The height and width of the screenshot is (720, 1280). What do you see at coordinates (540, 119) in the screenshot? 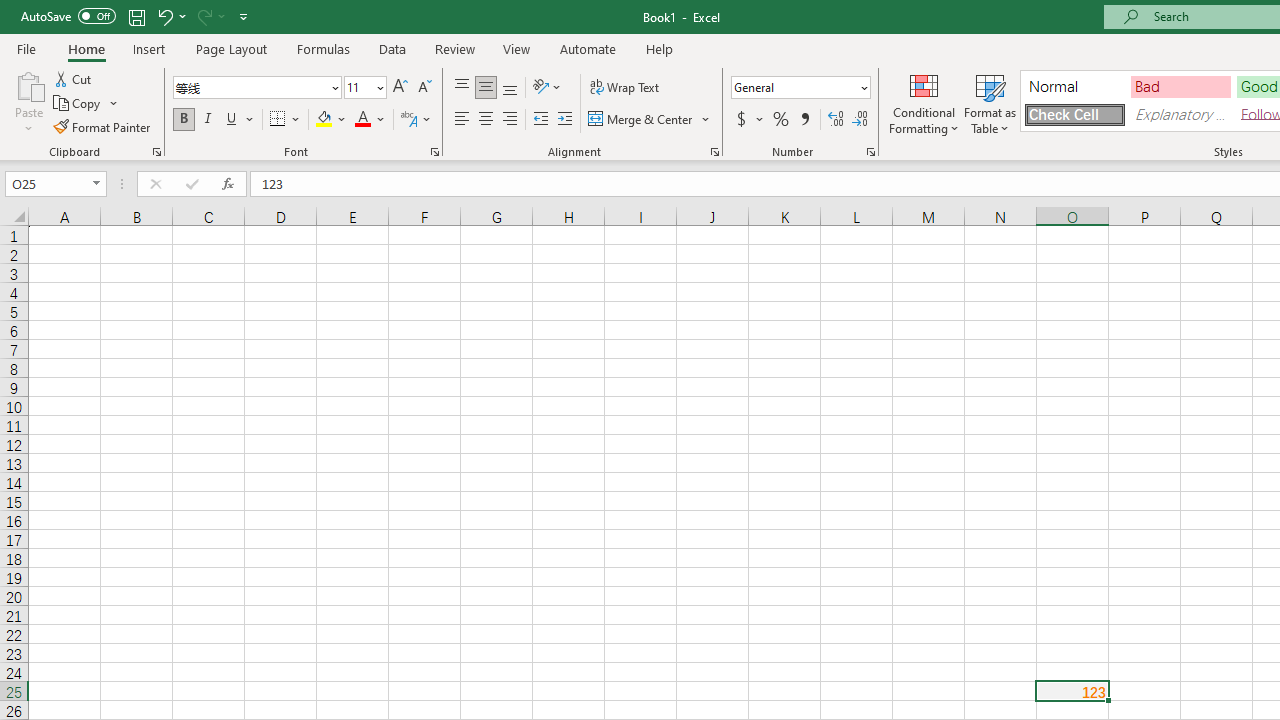
I see `'Decrease Indent'` at bounding box center [540, 119].